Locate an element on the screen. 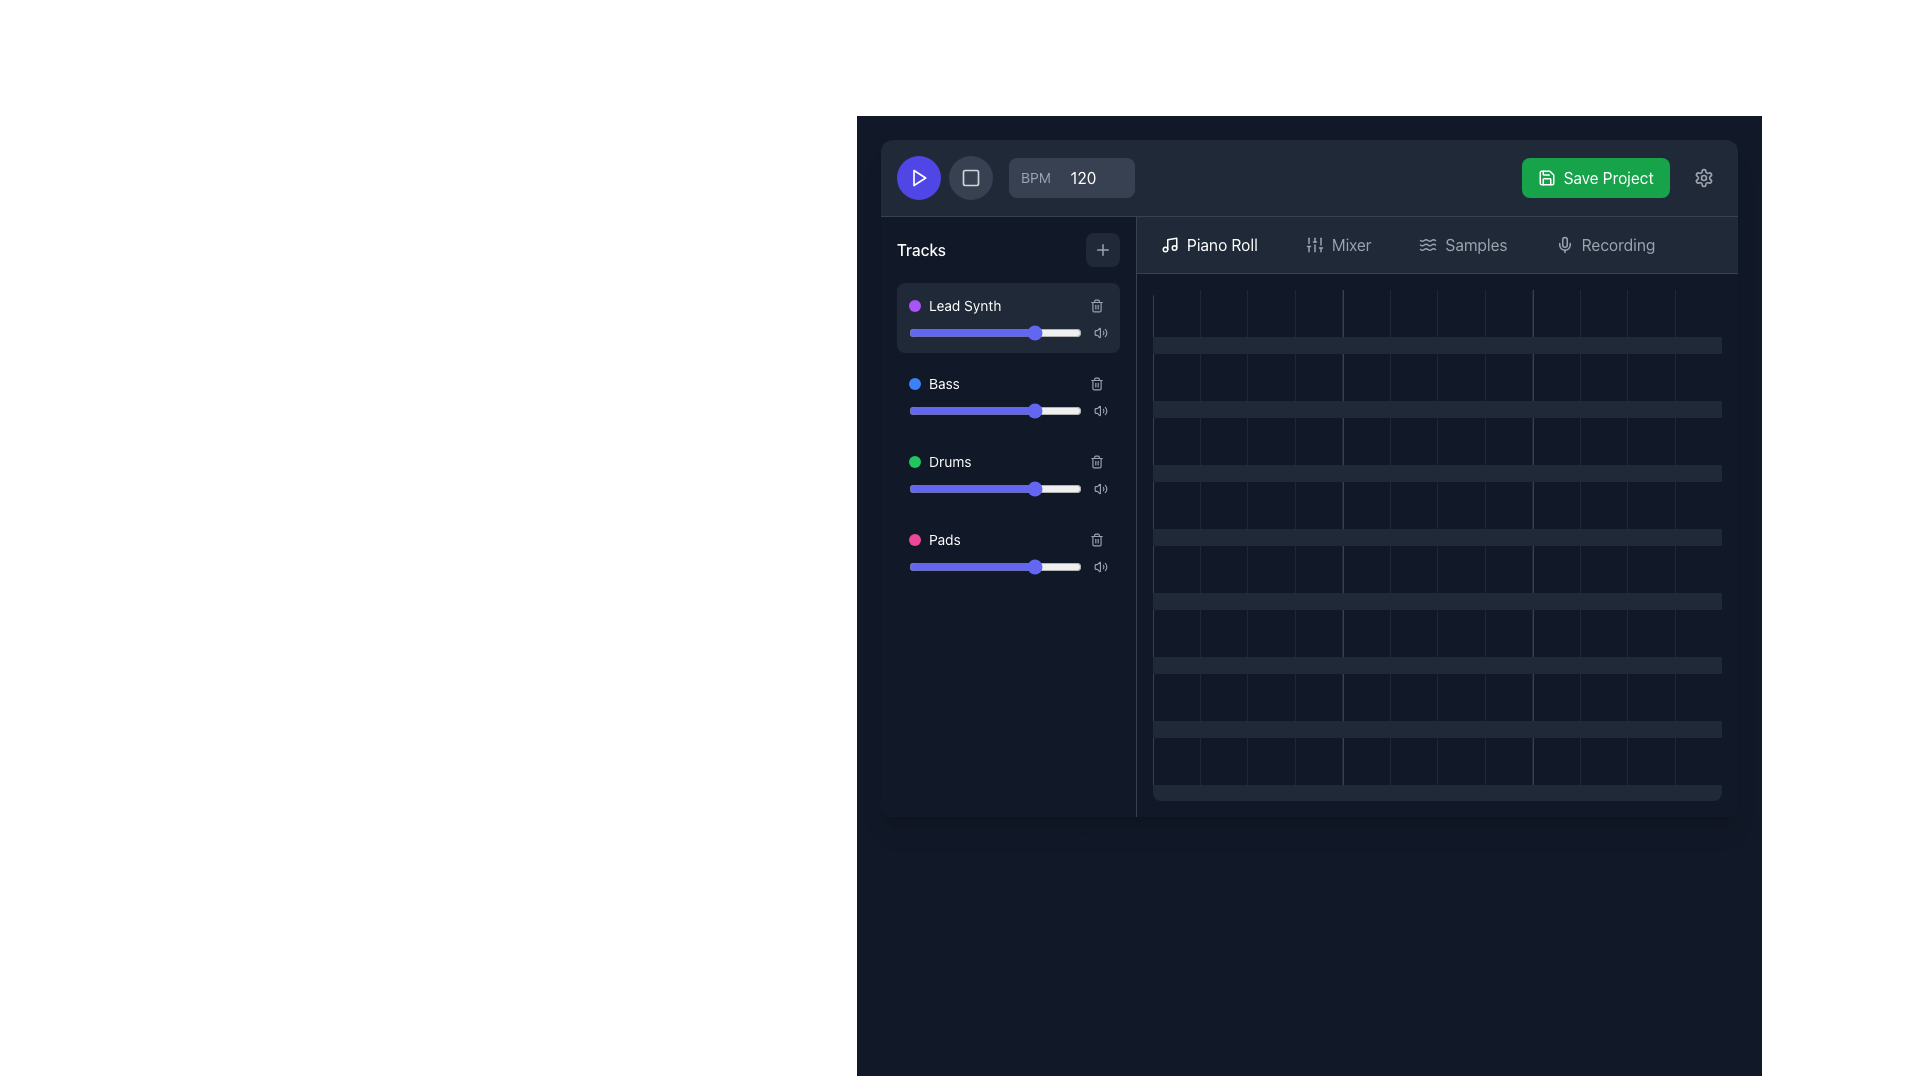  the square grid cell located in the sixth column of the sixth row with a dark gray background is located at coordinates (1555, 633).